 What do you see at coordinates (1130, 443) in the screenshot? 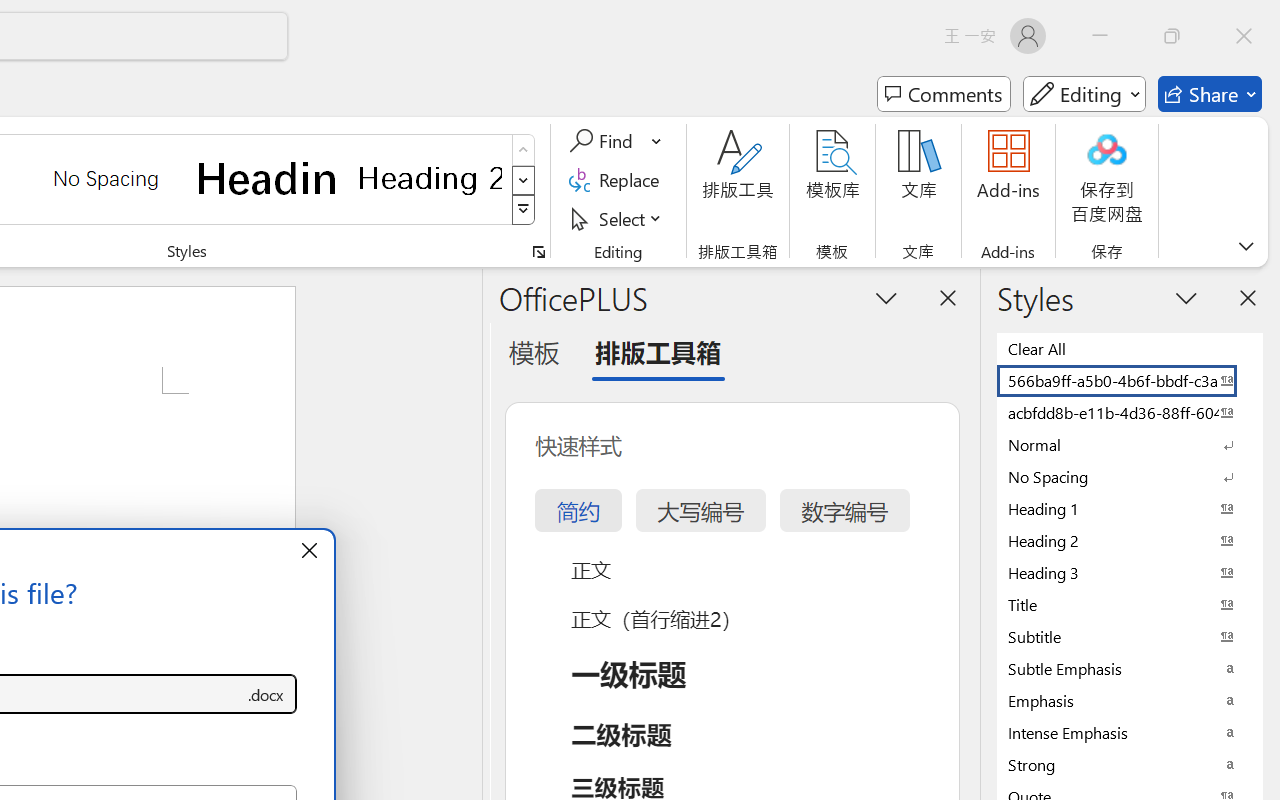
I see `'Normal'` at bounding box center [1130, 443].